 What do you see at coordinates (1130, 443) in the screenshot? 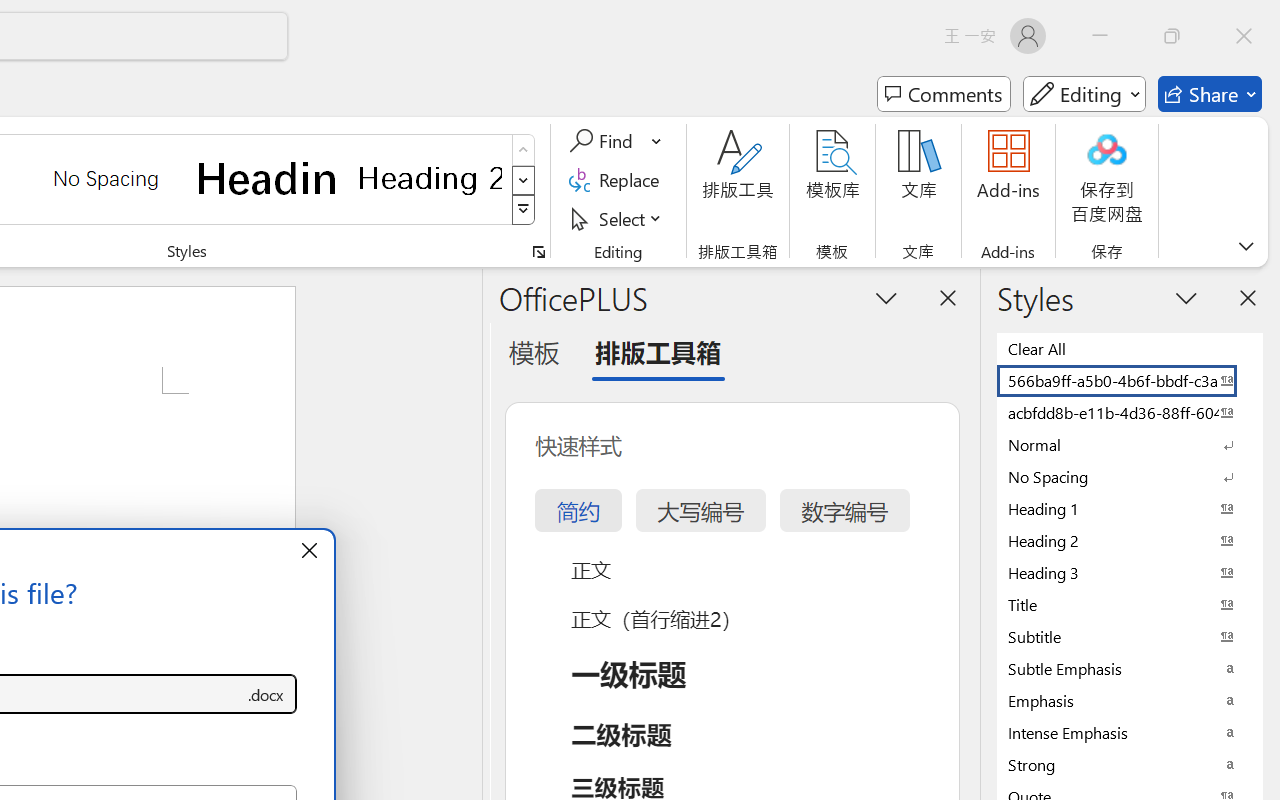
I see `'Normal'` at bounding box center [1130, 443].